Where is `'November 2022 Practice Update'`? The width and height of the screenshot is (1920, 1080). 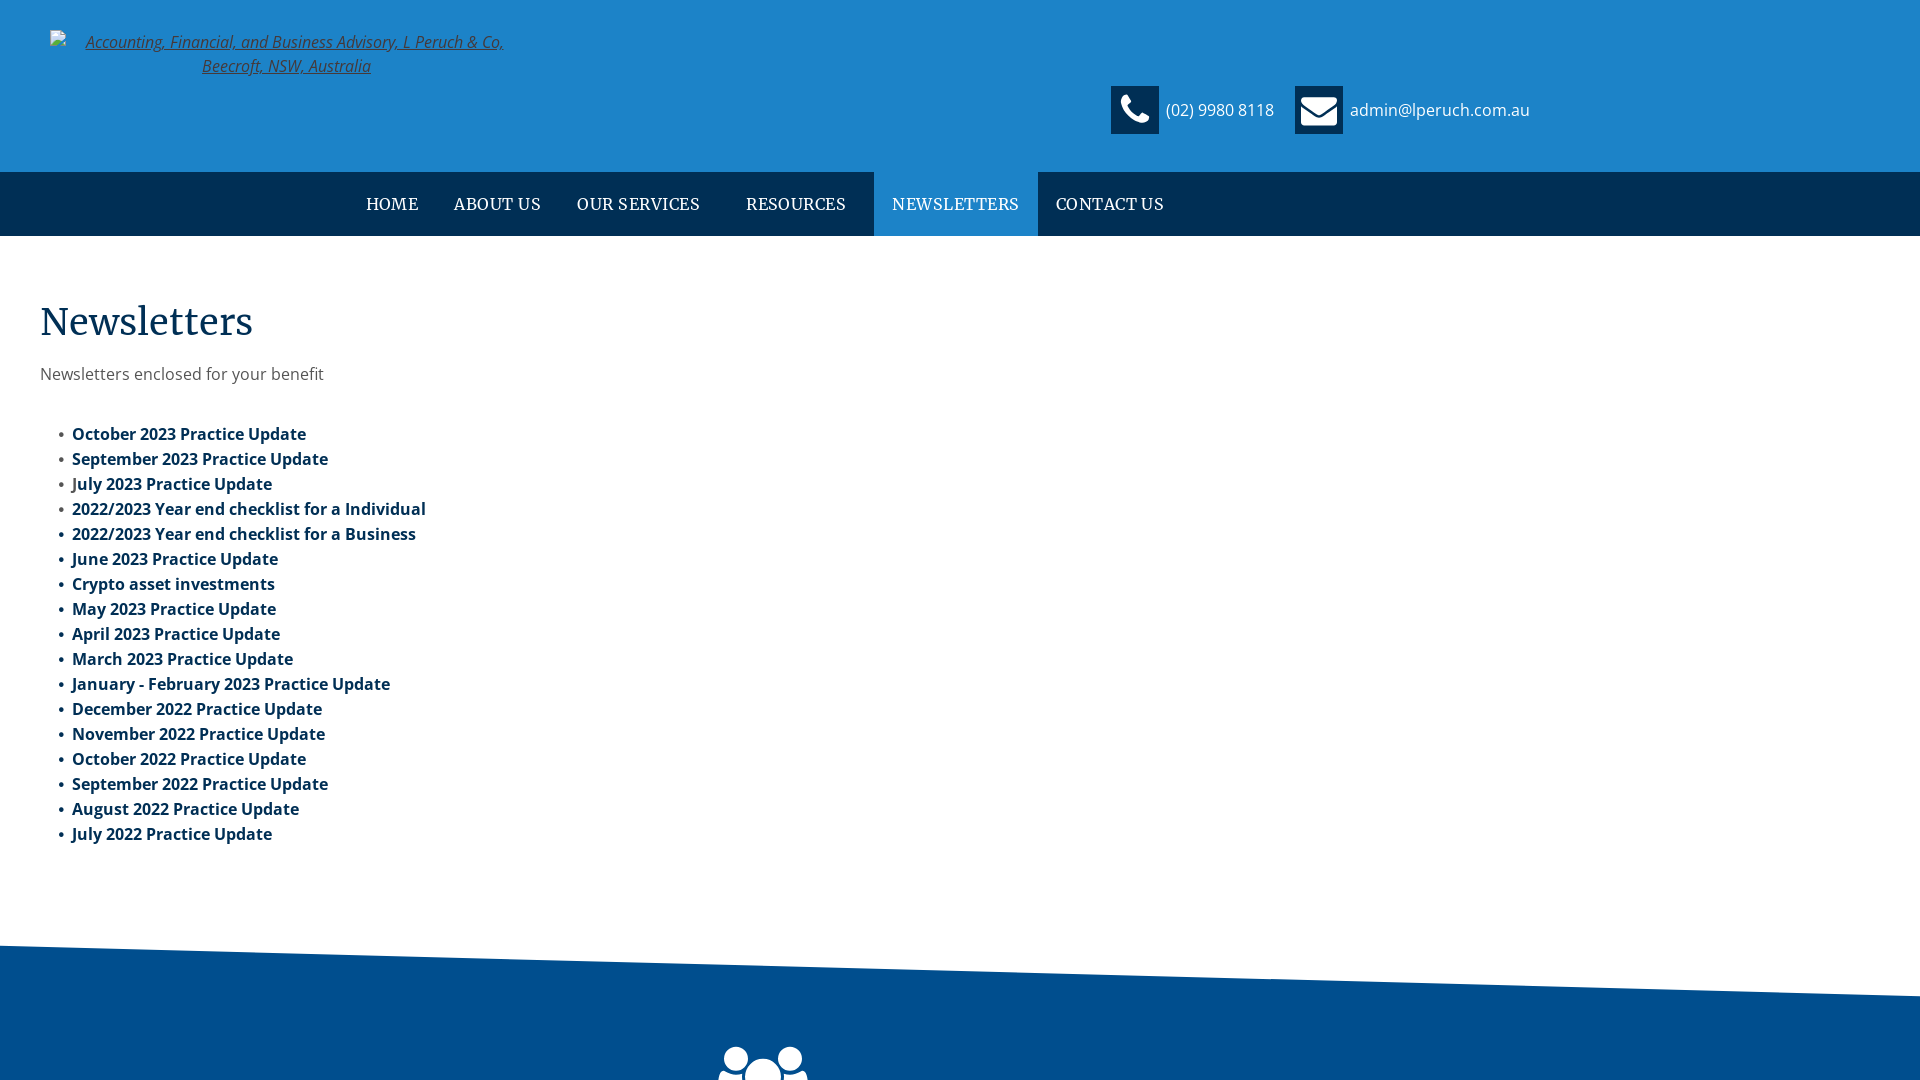
'November 2022 Practice Update' is located at coordinates (198, 733).